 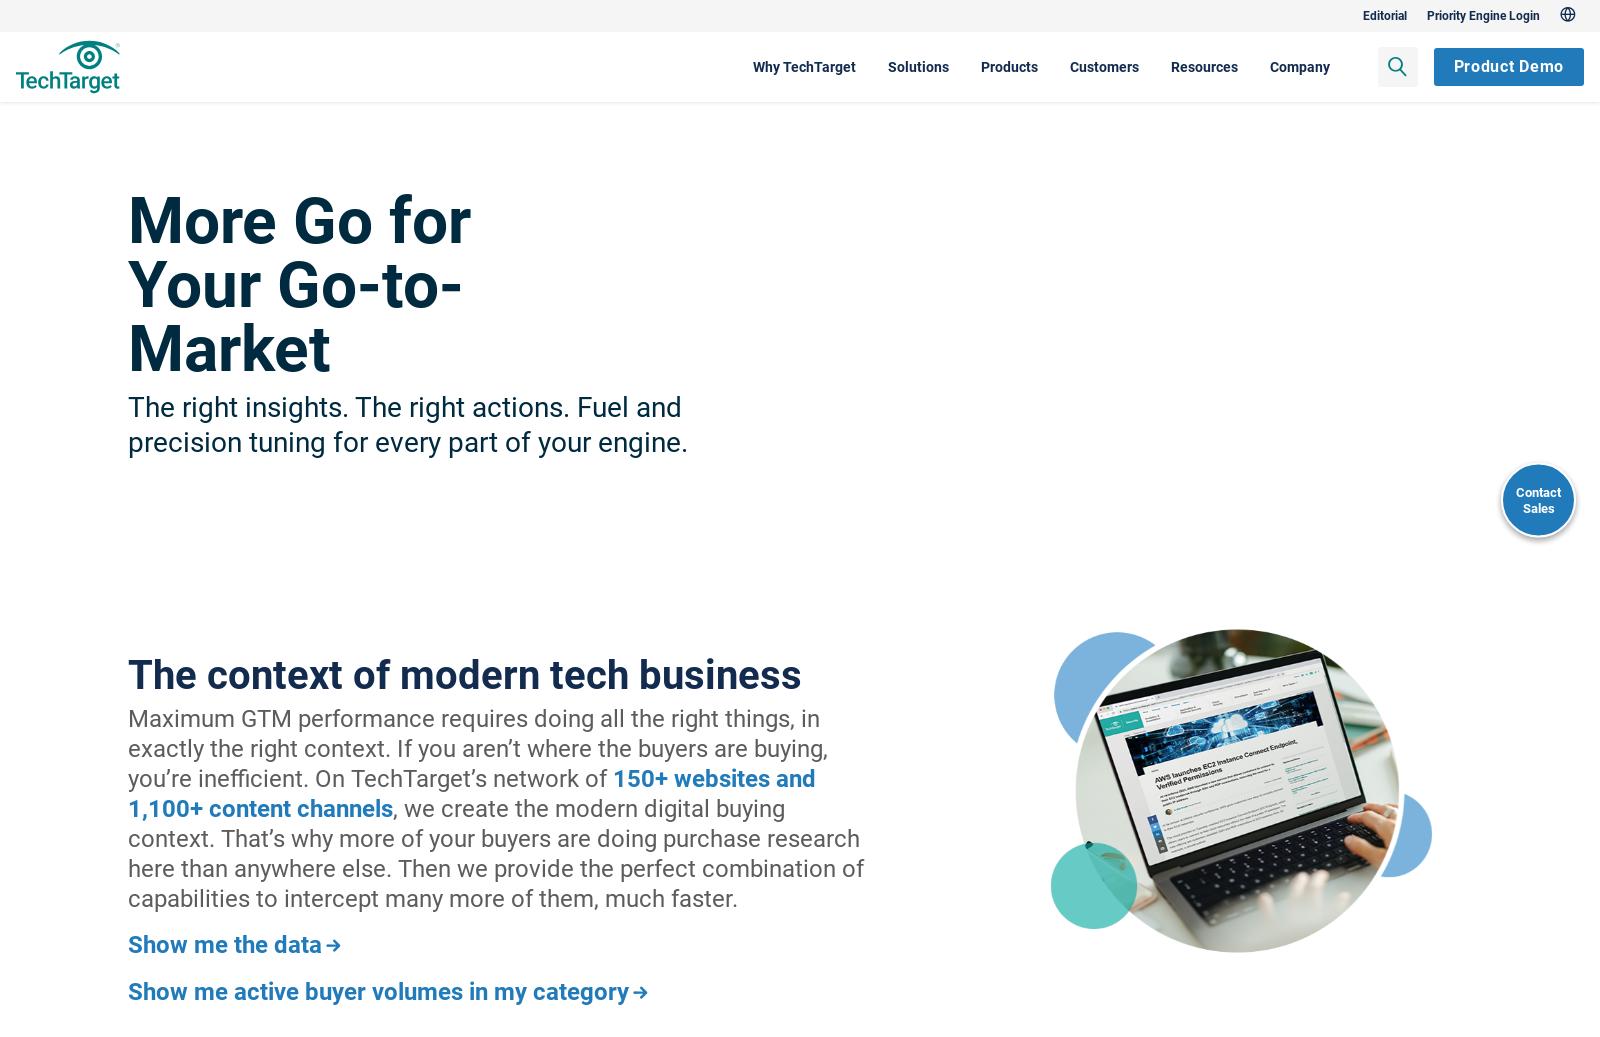 What do you see at coordinates (804, 65) in the screenshot?
I see `'Solutions'` at bounding box center [804, 65].